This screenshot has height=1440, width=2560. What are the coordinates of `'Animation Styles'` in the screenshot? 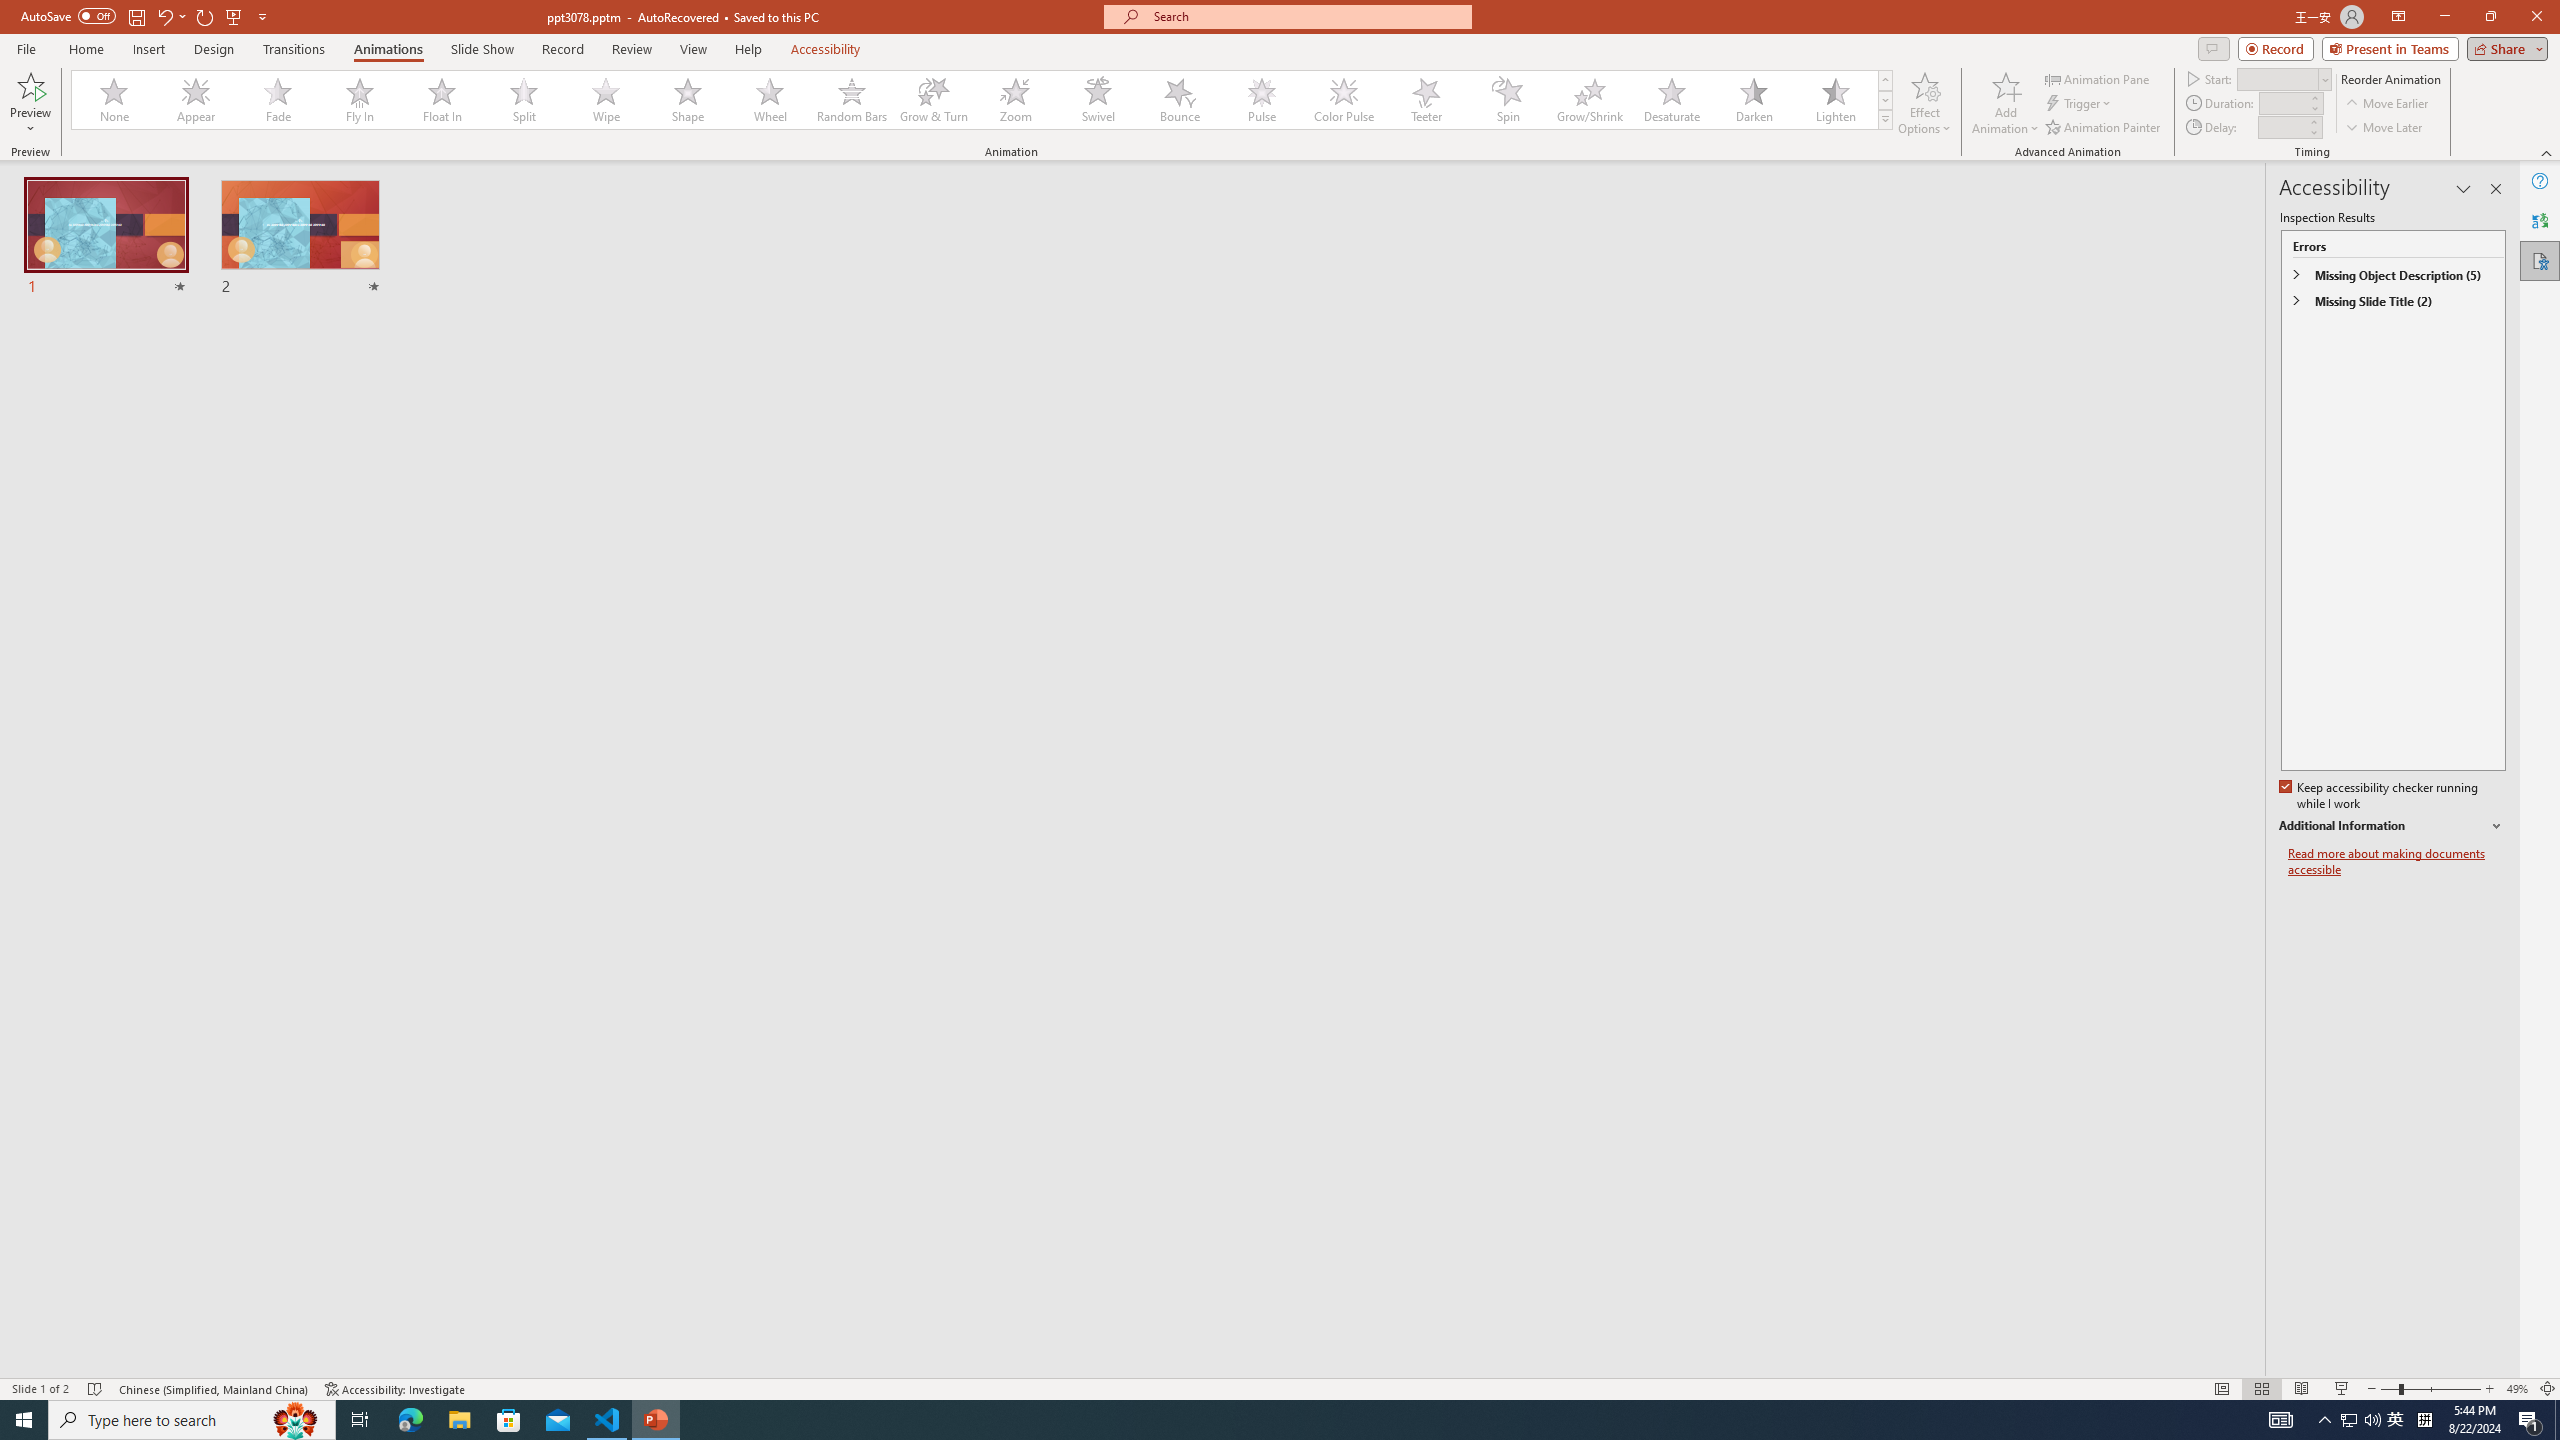 It's located at (1884, 118).